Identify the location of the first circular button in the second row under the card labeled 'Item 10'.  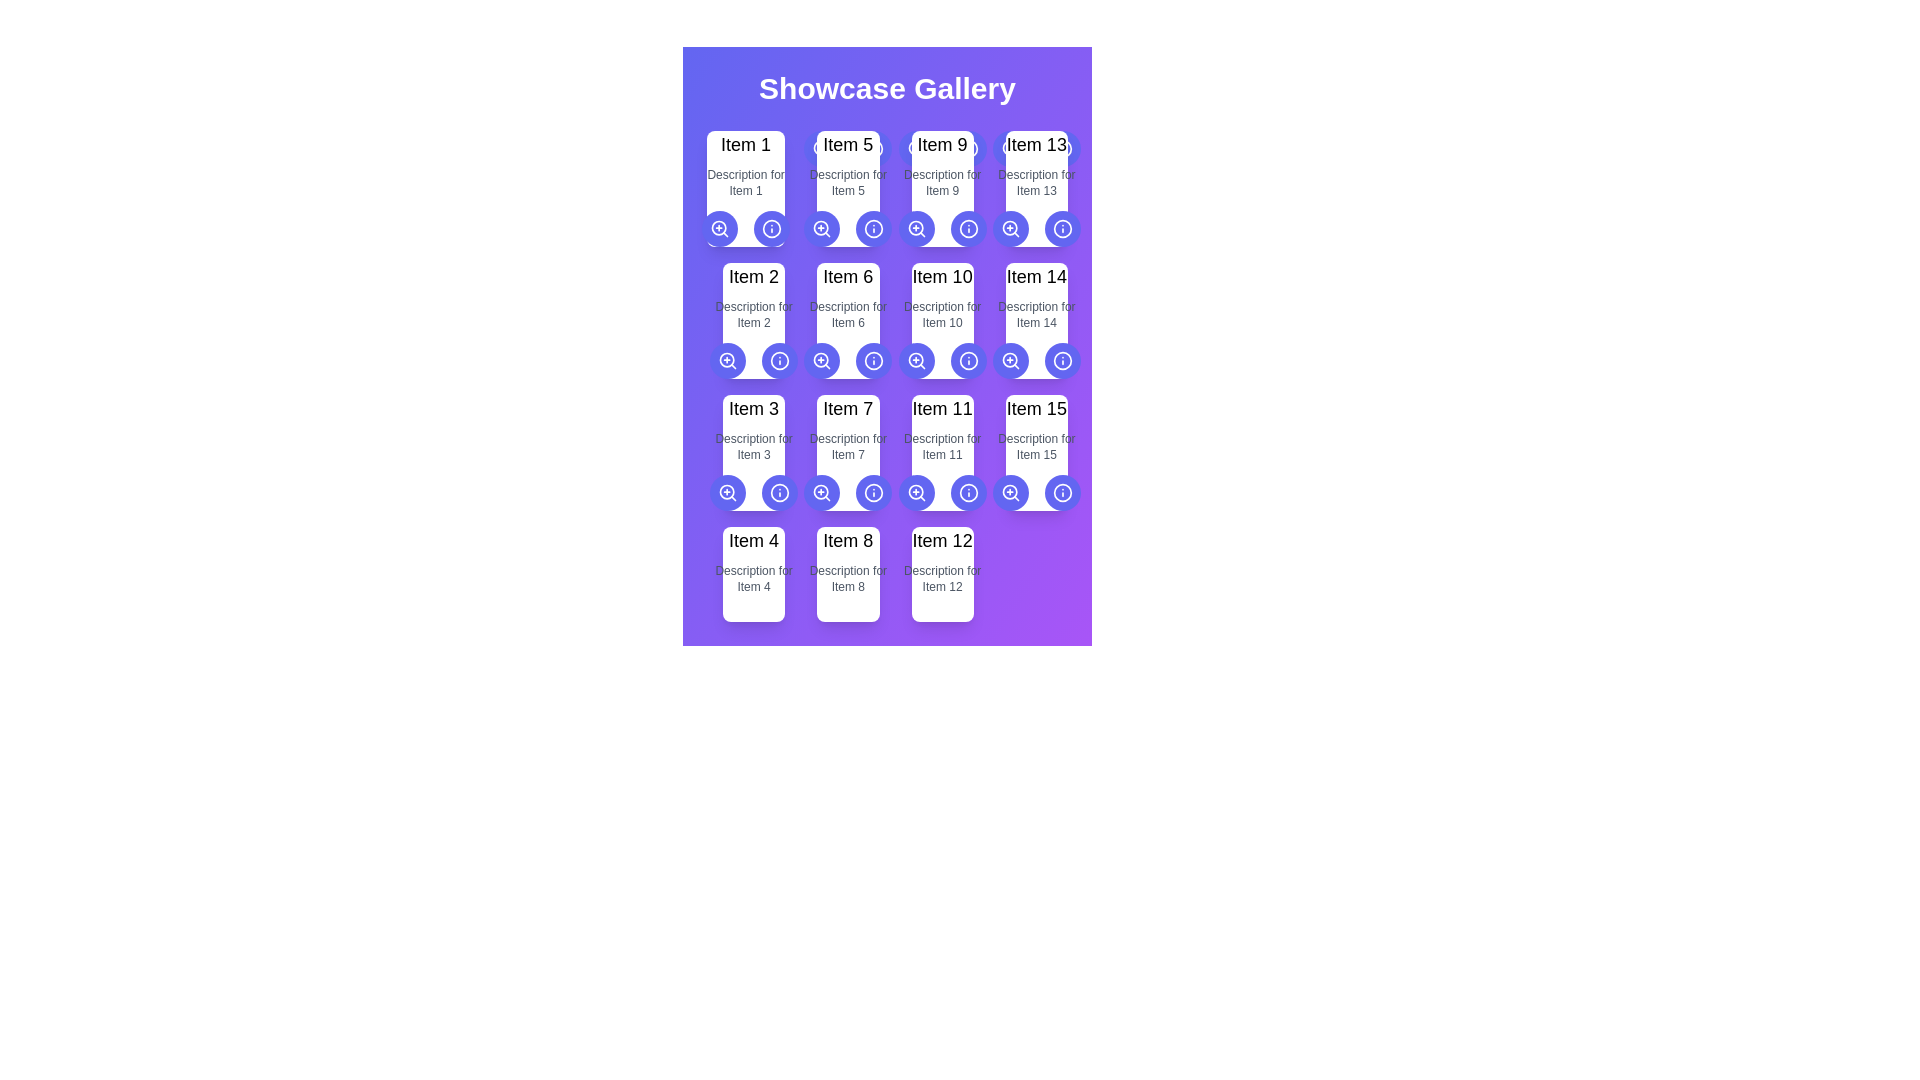
(915, 361).